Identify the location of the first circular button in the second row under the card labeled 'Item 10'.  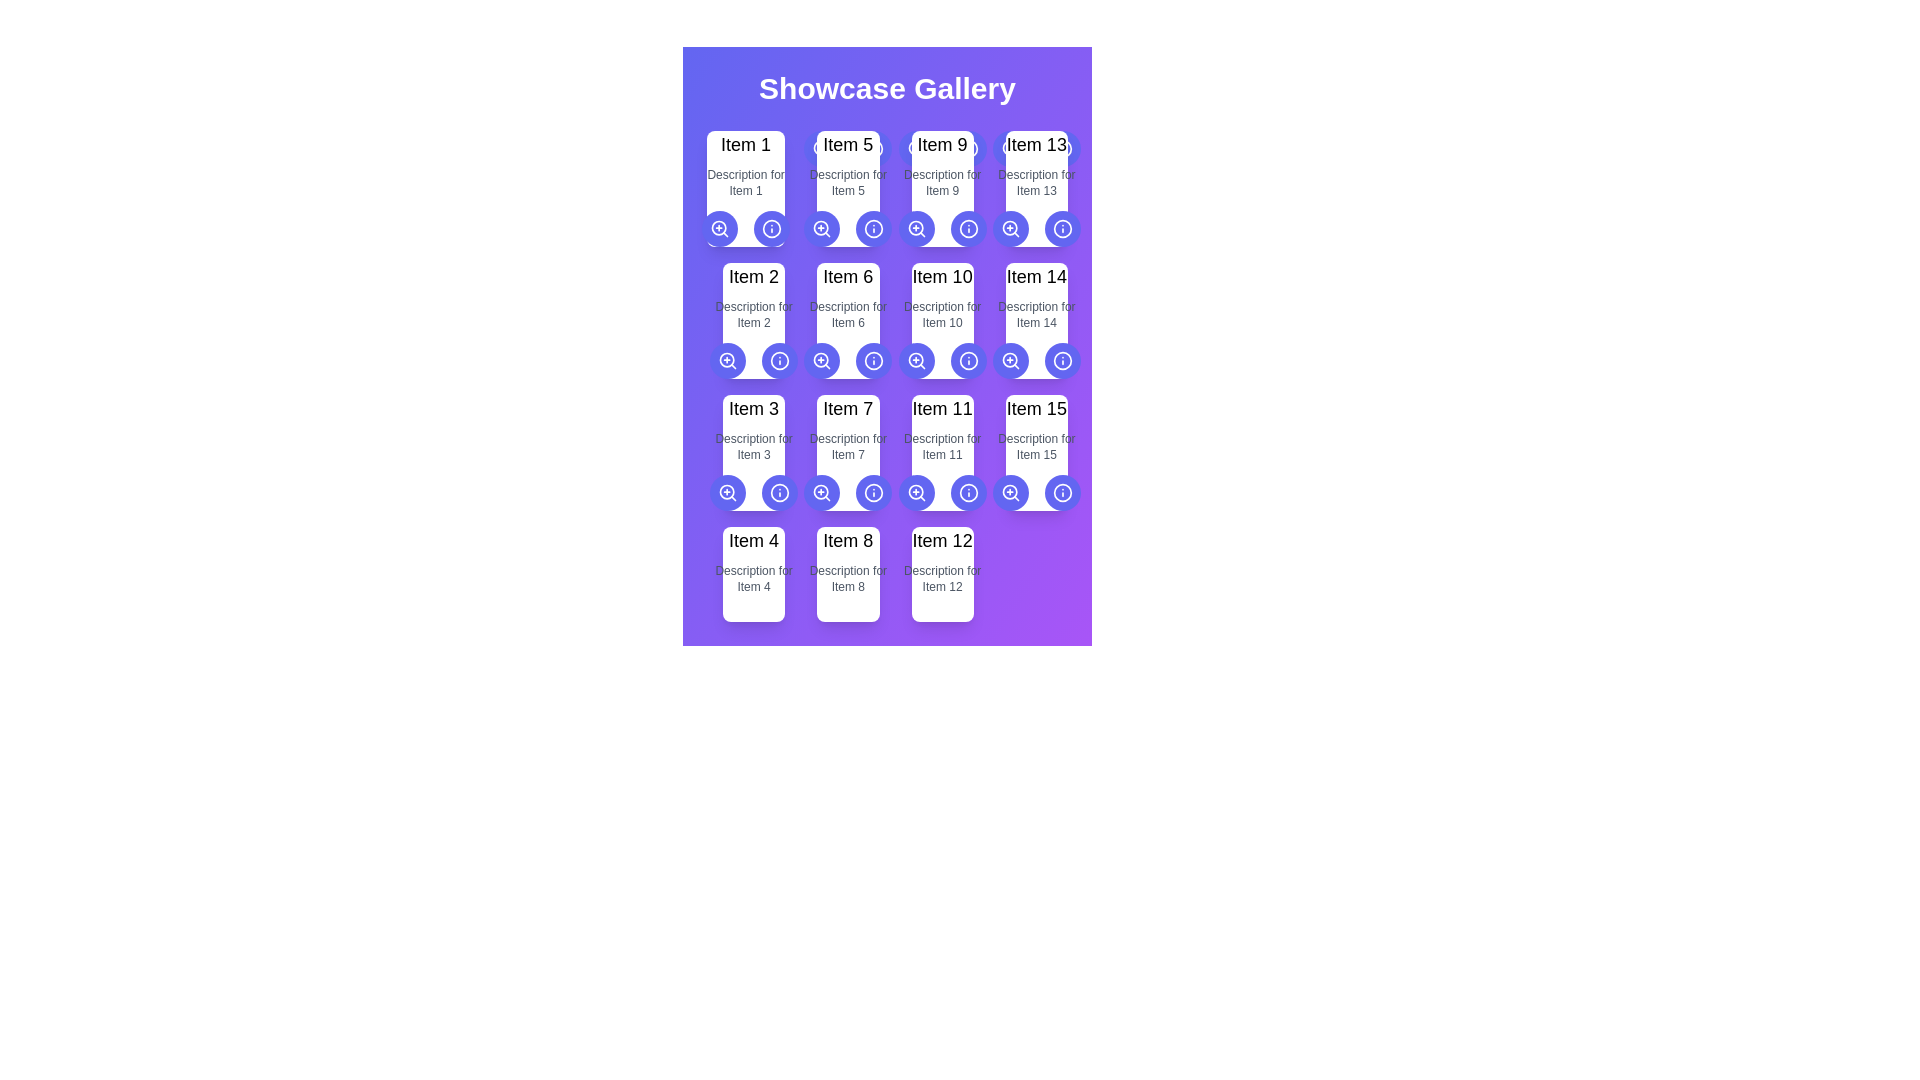
(915, 361).